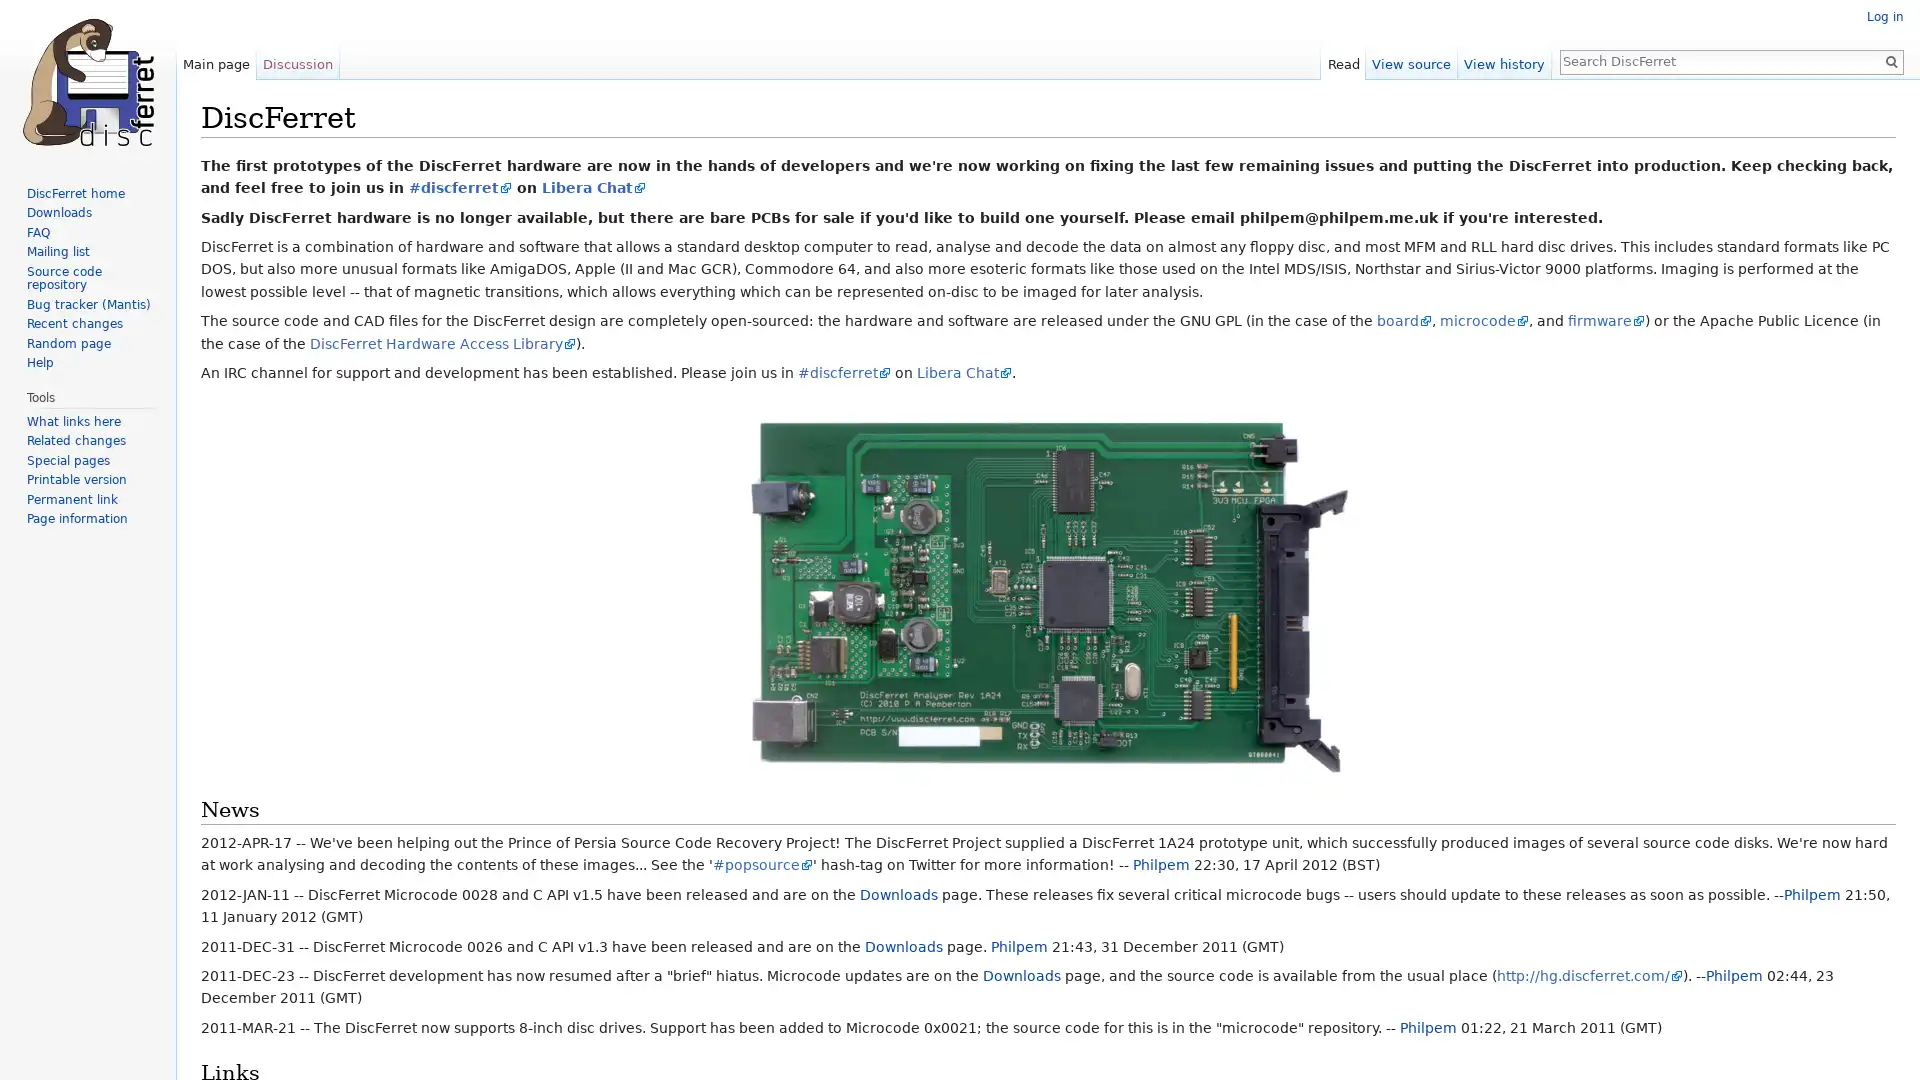 This screenshot has height=1080, width=1920. Describe the element at coordinates (1890, 60) in the screenshot. I see `Go` at that location.